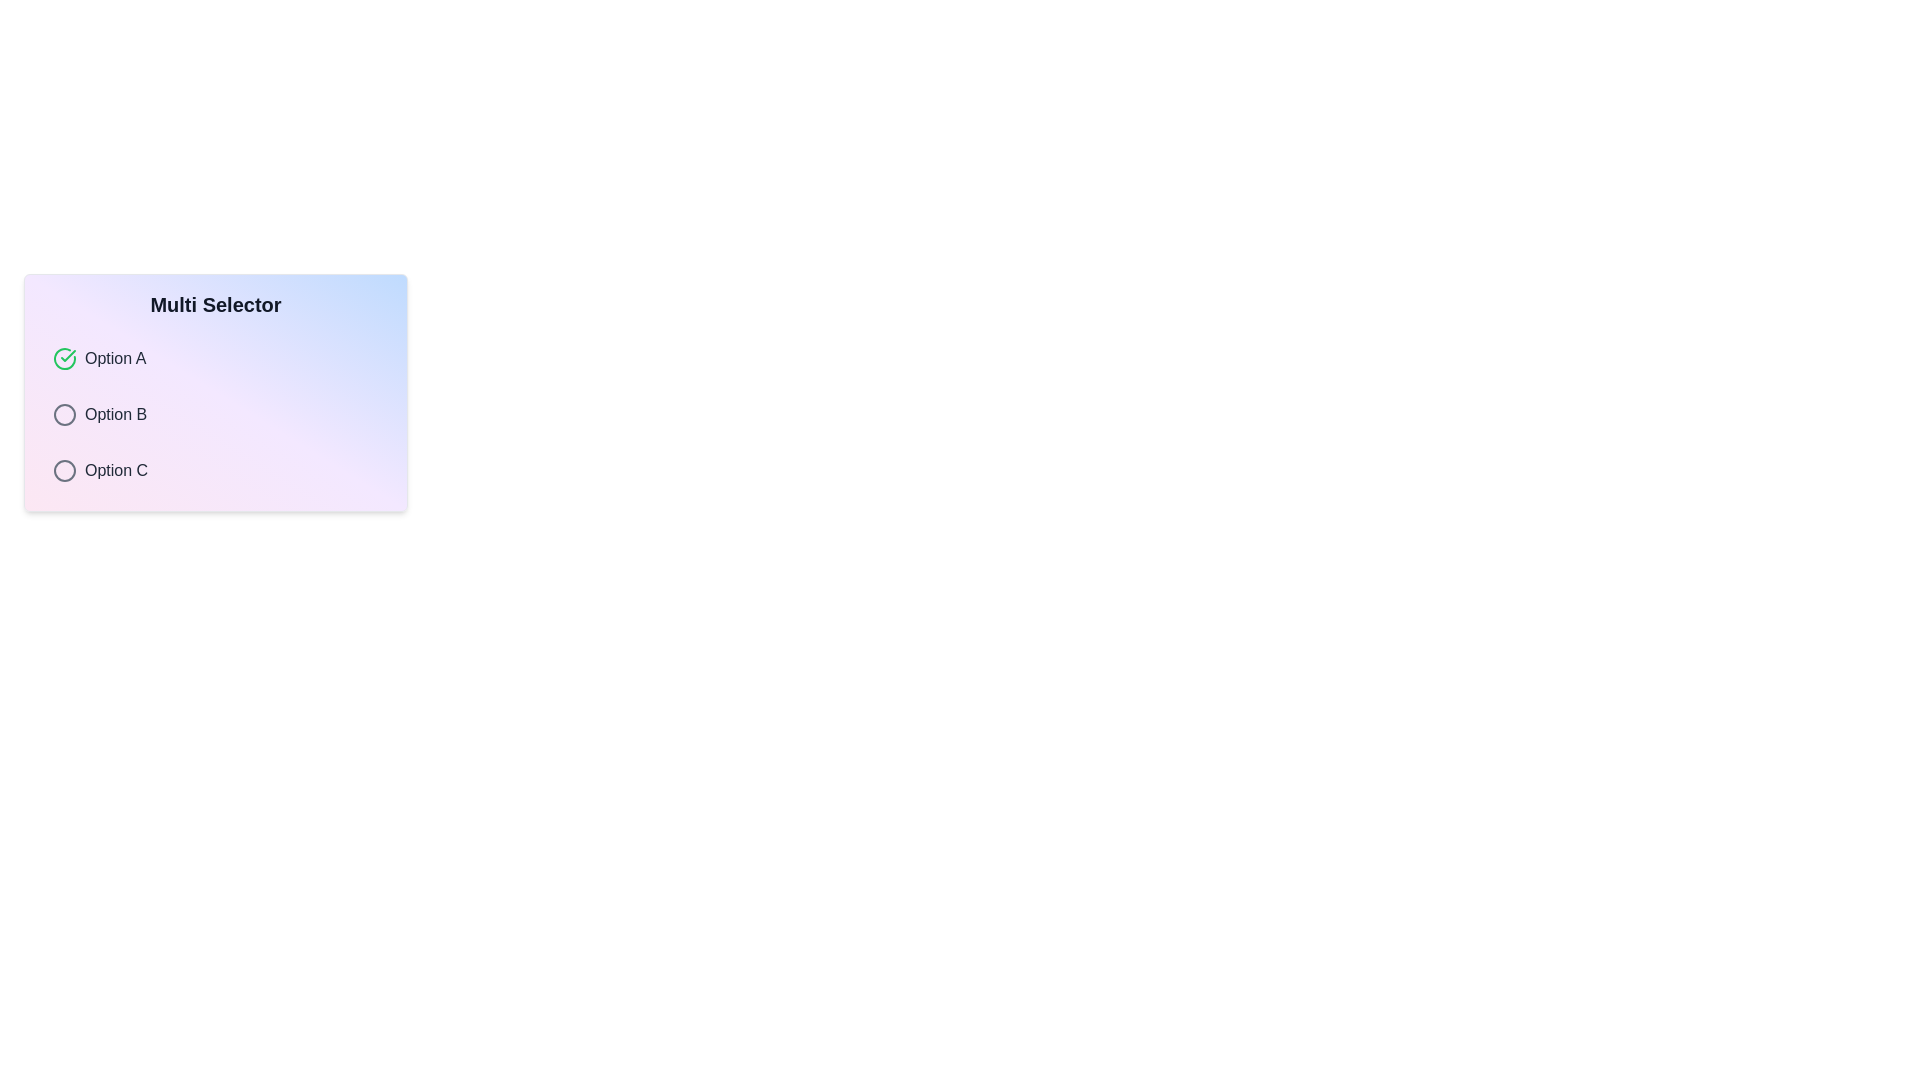 This screenshot has height=1080, width=1920. What do you see at coordinates (216, 414) in the screenshot?
I see `the option Option B from the list` at bounding box center [216, 414].